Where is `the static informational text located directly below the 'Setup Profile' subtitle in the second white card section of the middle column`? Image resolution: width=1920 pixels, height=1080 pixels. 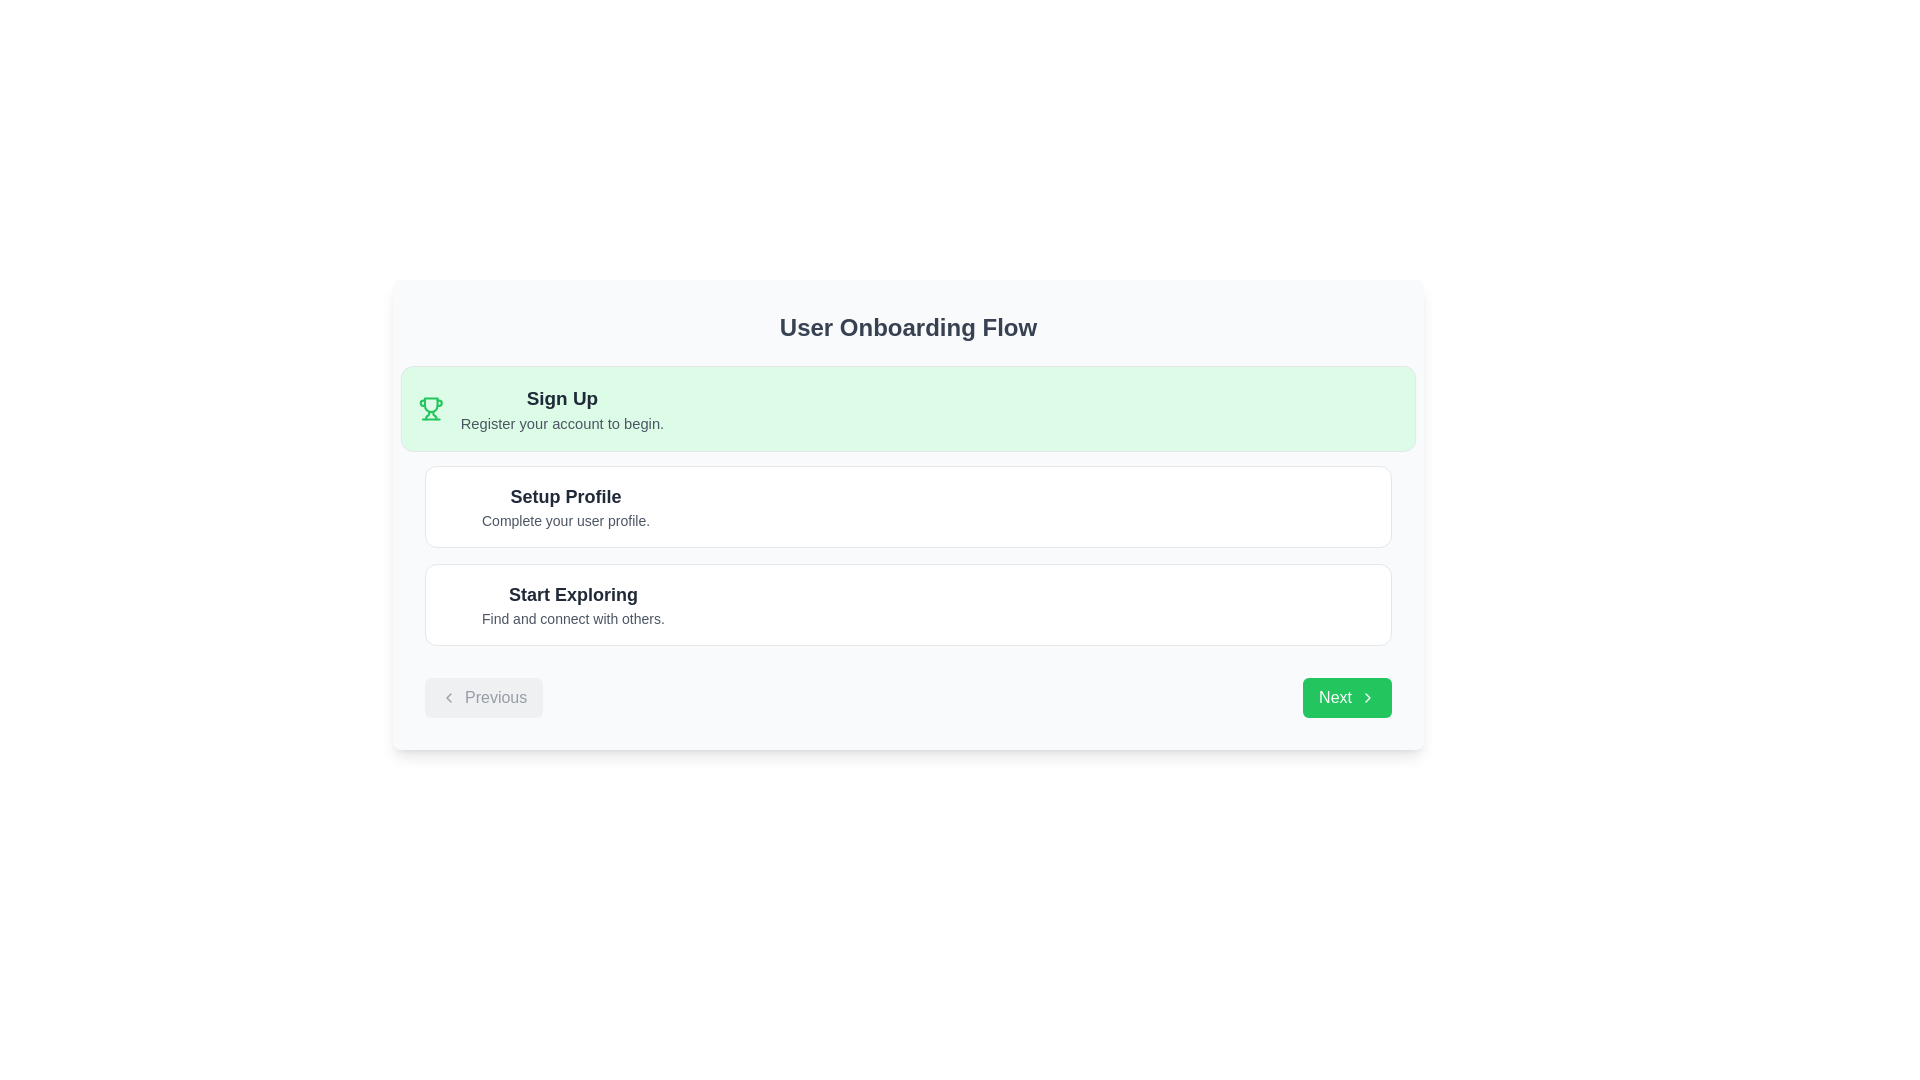 the static informational text located directly below the 'Setup Profile' subtitle in the second white card section of the middle column is located at coordinates (565, 519).